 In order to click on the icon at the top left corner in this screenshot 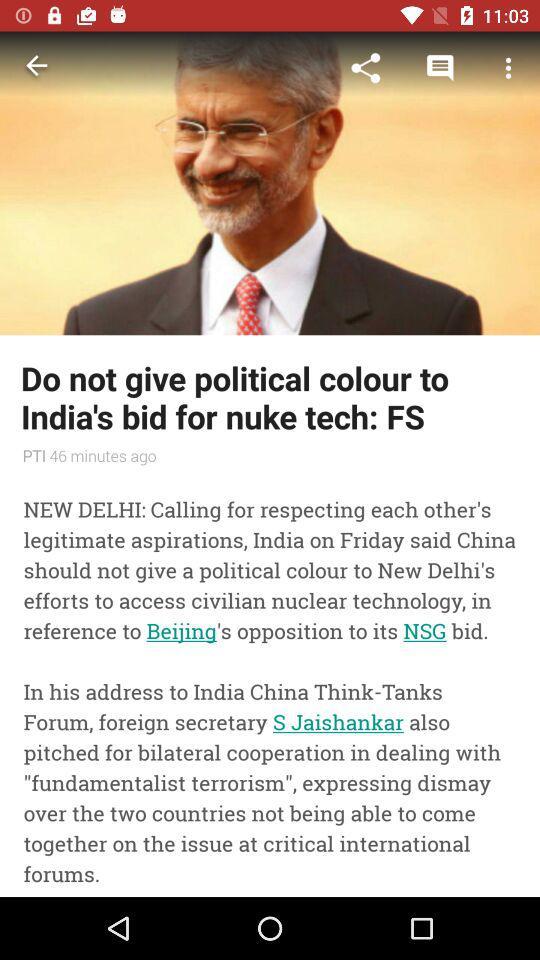, I will do `click(36, 68)`.